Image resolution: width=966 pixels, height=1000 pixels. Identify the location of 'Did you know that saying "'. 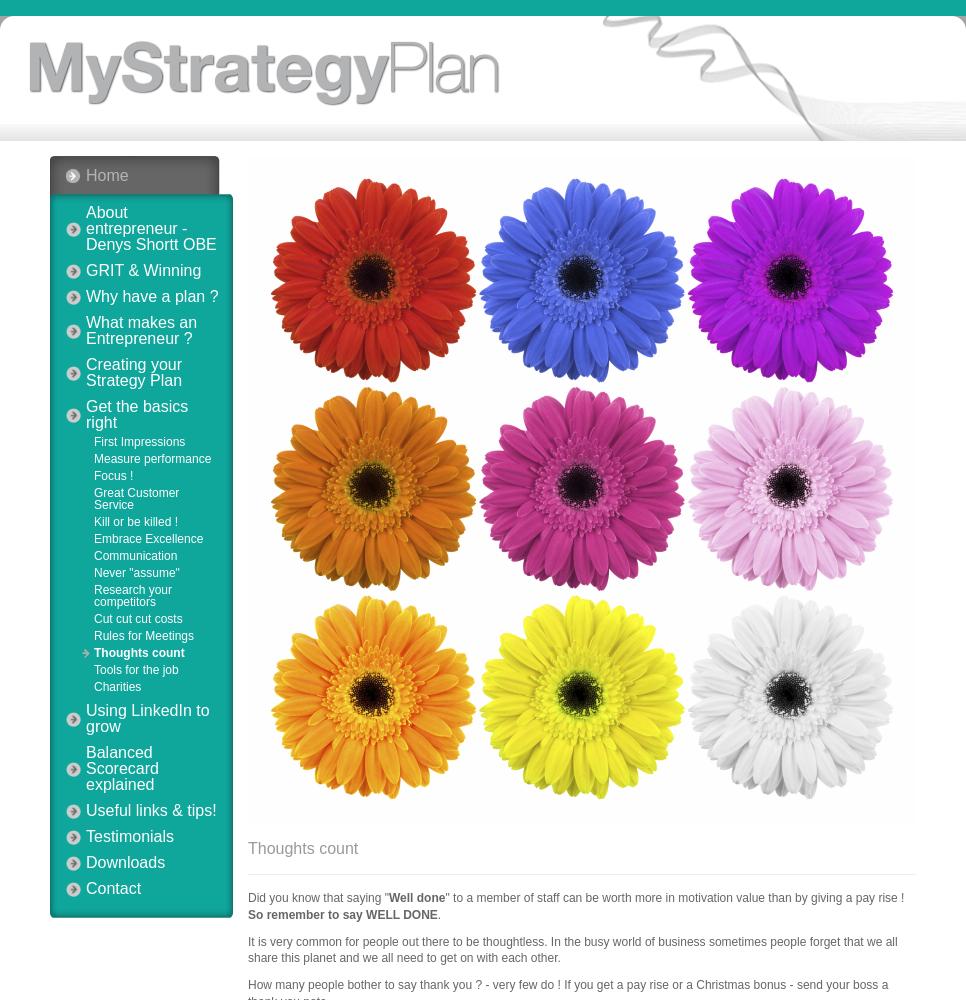
(318, 898).